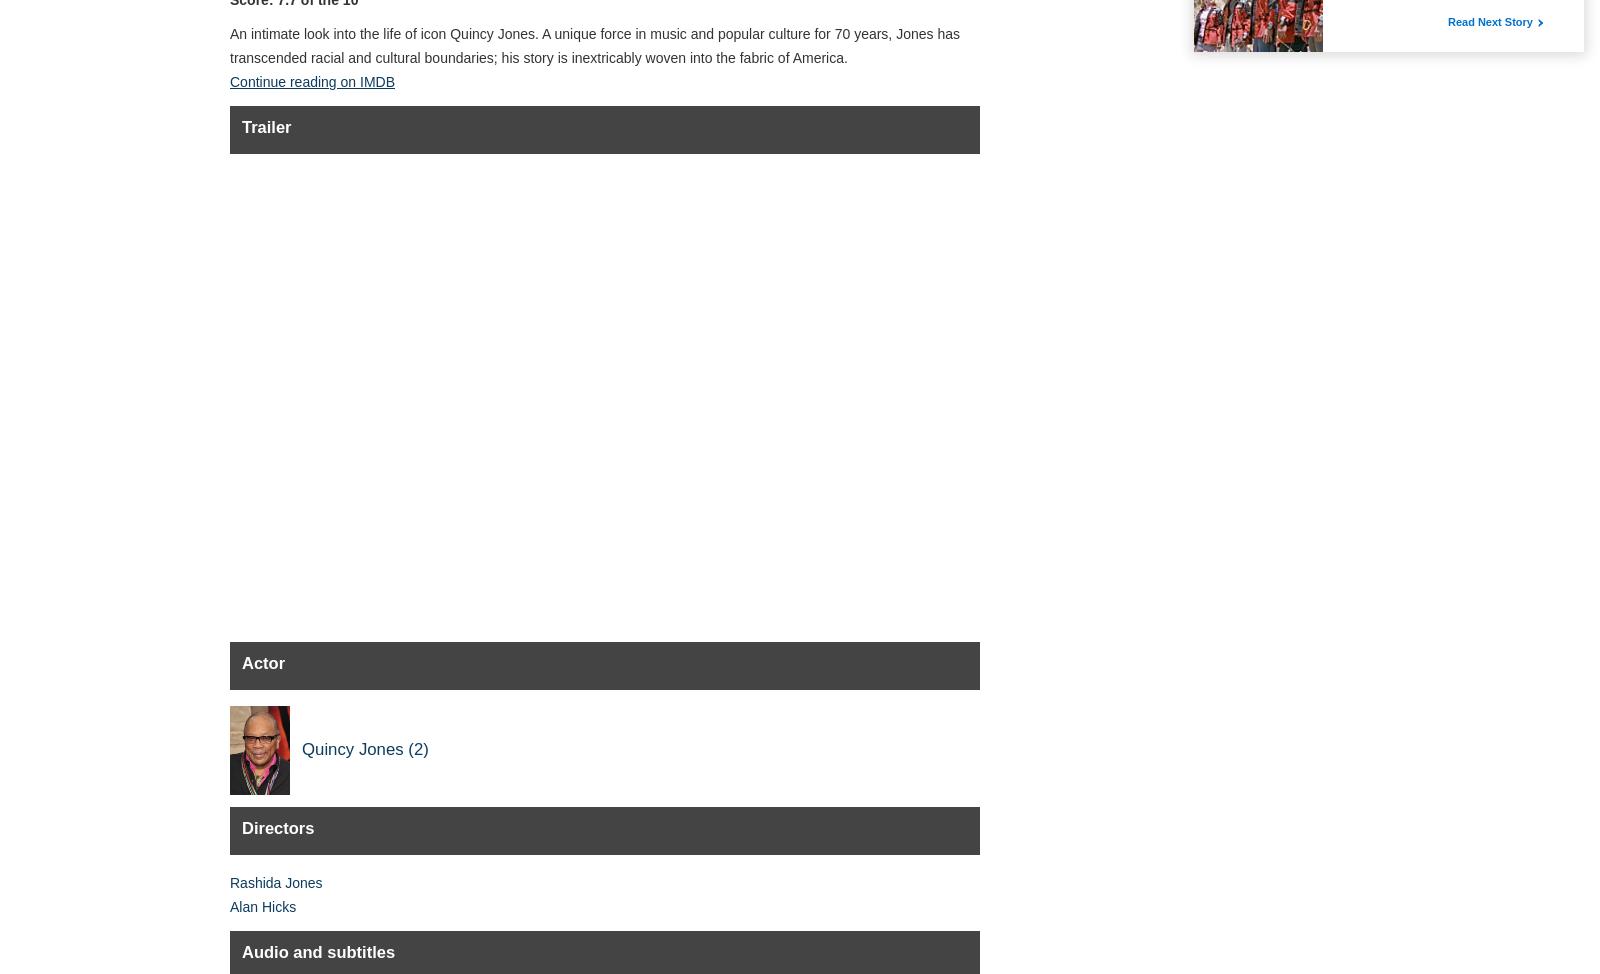 The image size is (1600, 974). I want to click on 'Continue reading on IMDB', so click(312, 81).